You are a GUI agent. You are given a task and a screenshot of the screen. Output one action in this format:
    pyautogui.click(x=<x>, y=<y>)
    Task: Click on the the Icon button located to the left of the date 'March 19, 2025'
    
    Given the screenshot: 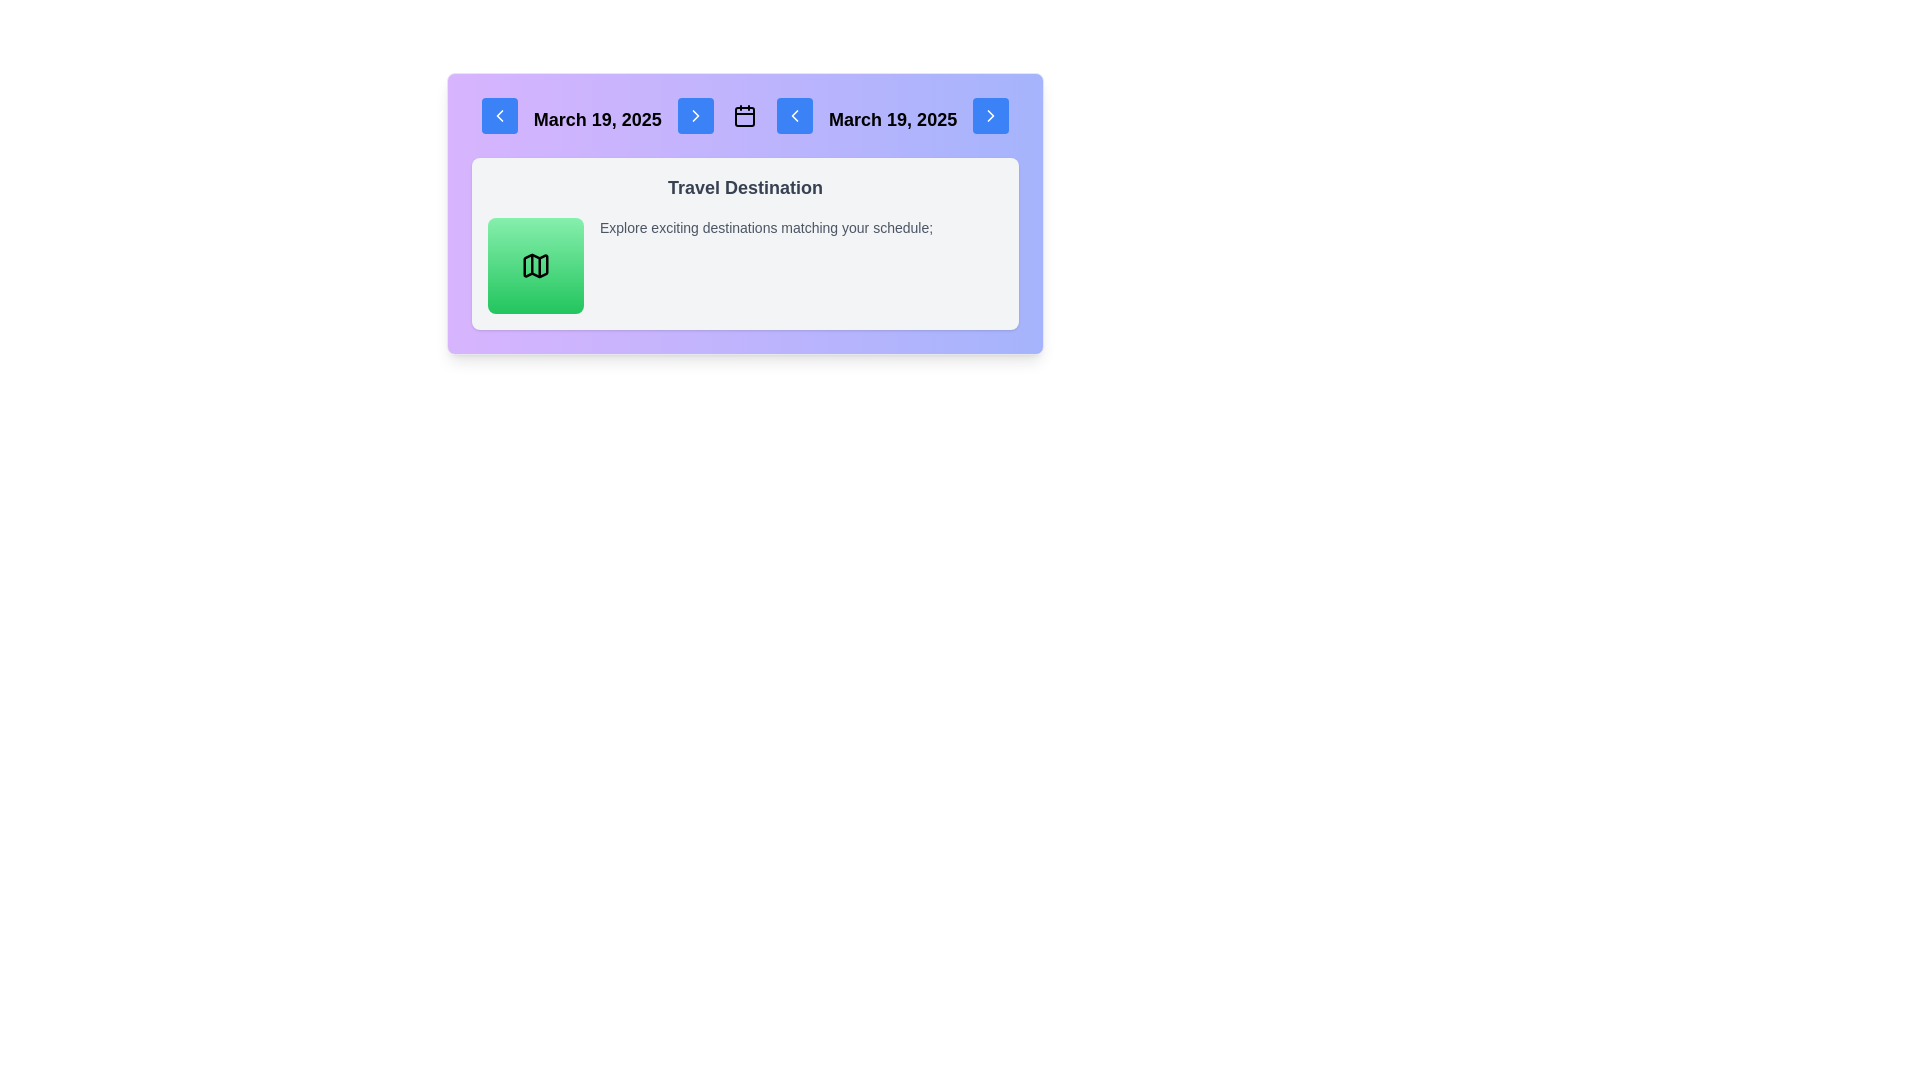 What is the action you would take?
    pyautogui.click(x=794, y=115)
    